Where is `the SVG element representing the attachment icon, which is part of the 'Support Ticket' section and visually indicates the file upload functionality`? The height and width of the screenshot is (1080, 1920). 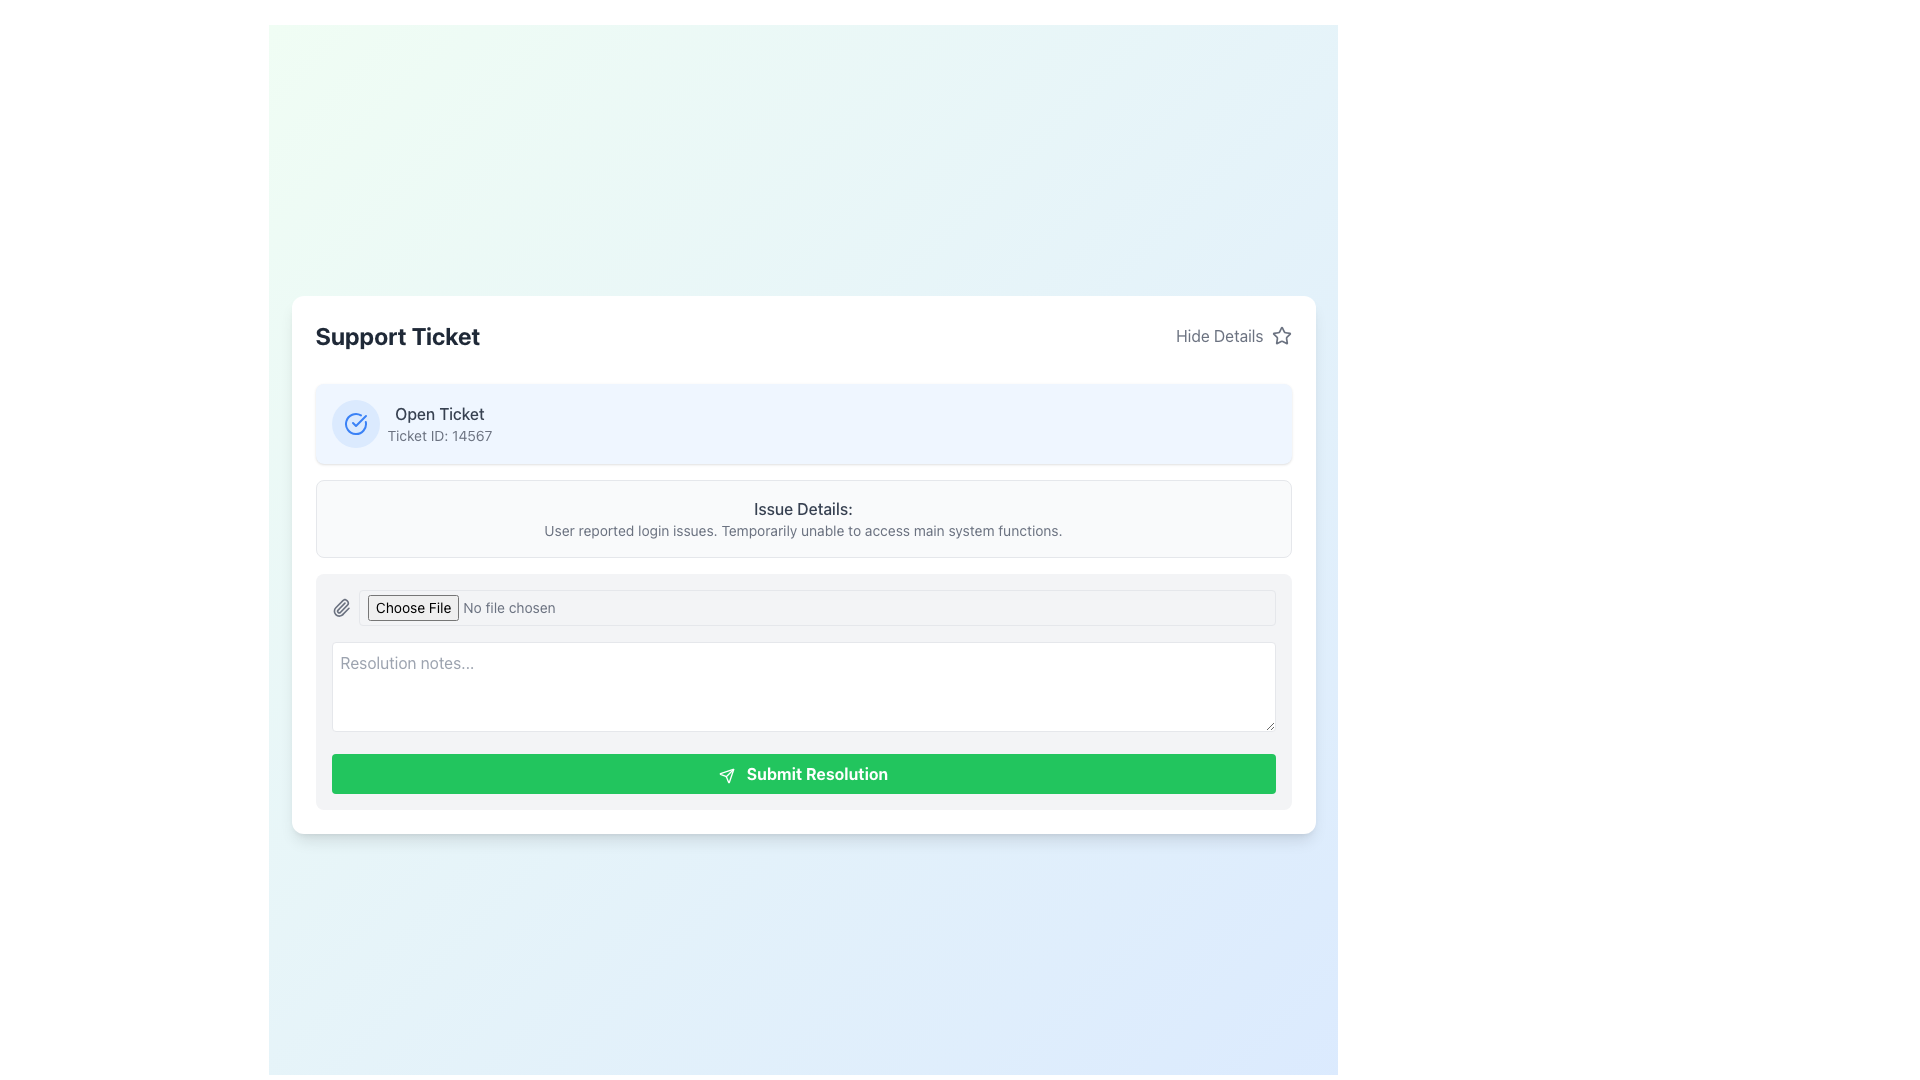 the SVG element representing the attachment icon, which is part of the 'Support Ticket' section and visually indicates the file upload functionality is located at coordinates (340, 607).